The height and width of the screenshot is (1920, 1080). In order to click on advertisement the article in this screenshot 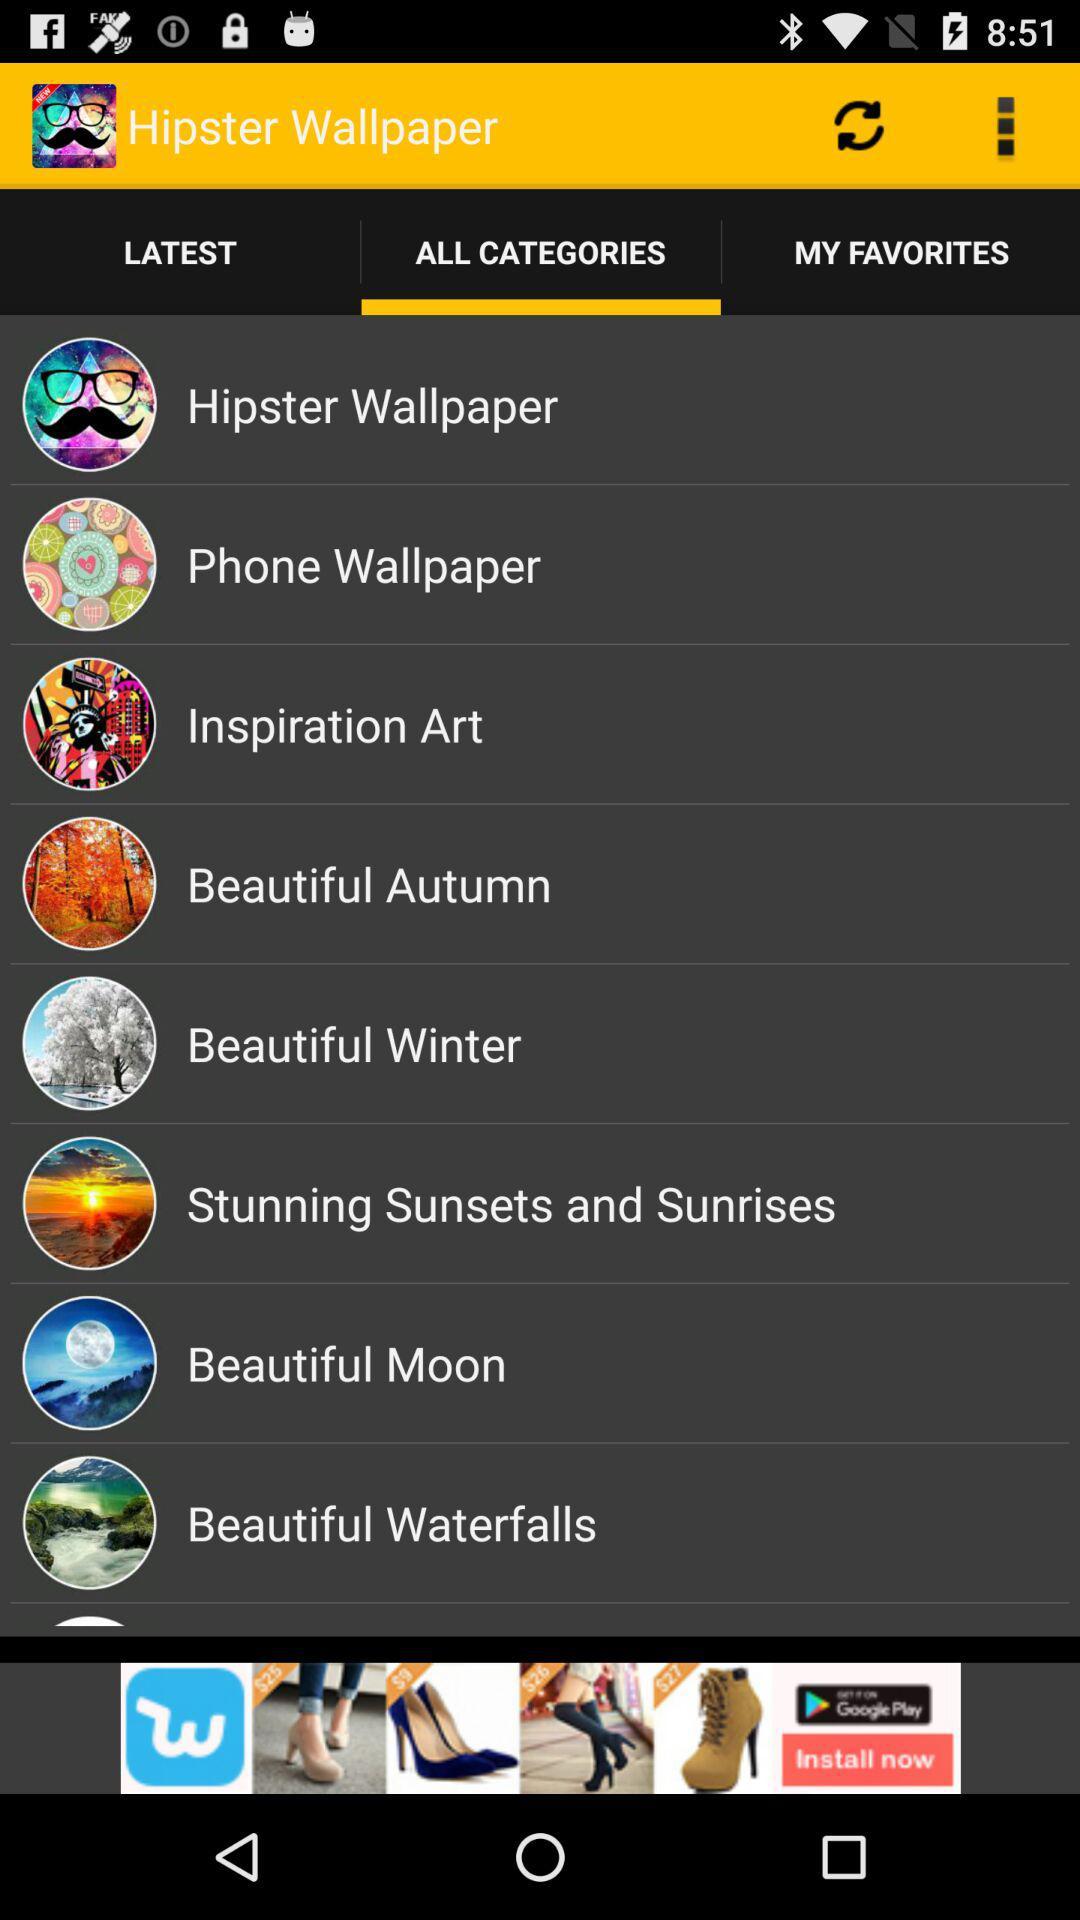, I will do `click(540, 1727)`.